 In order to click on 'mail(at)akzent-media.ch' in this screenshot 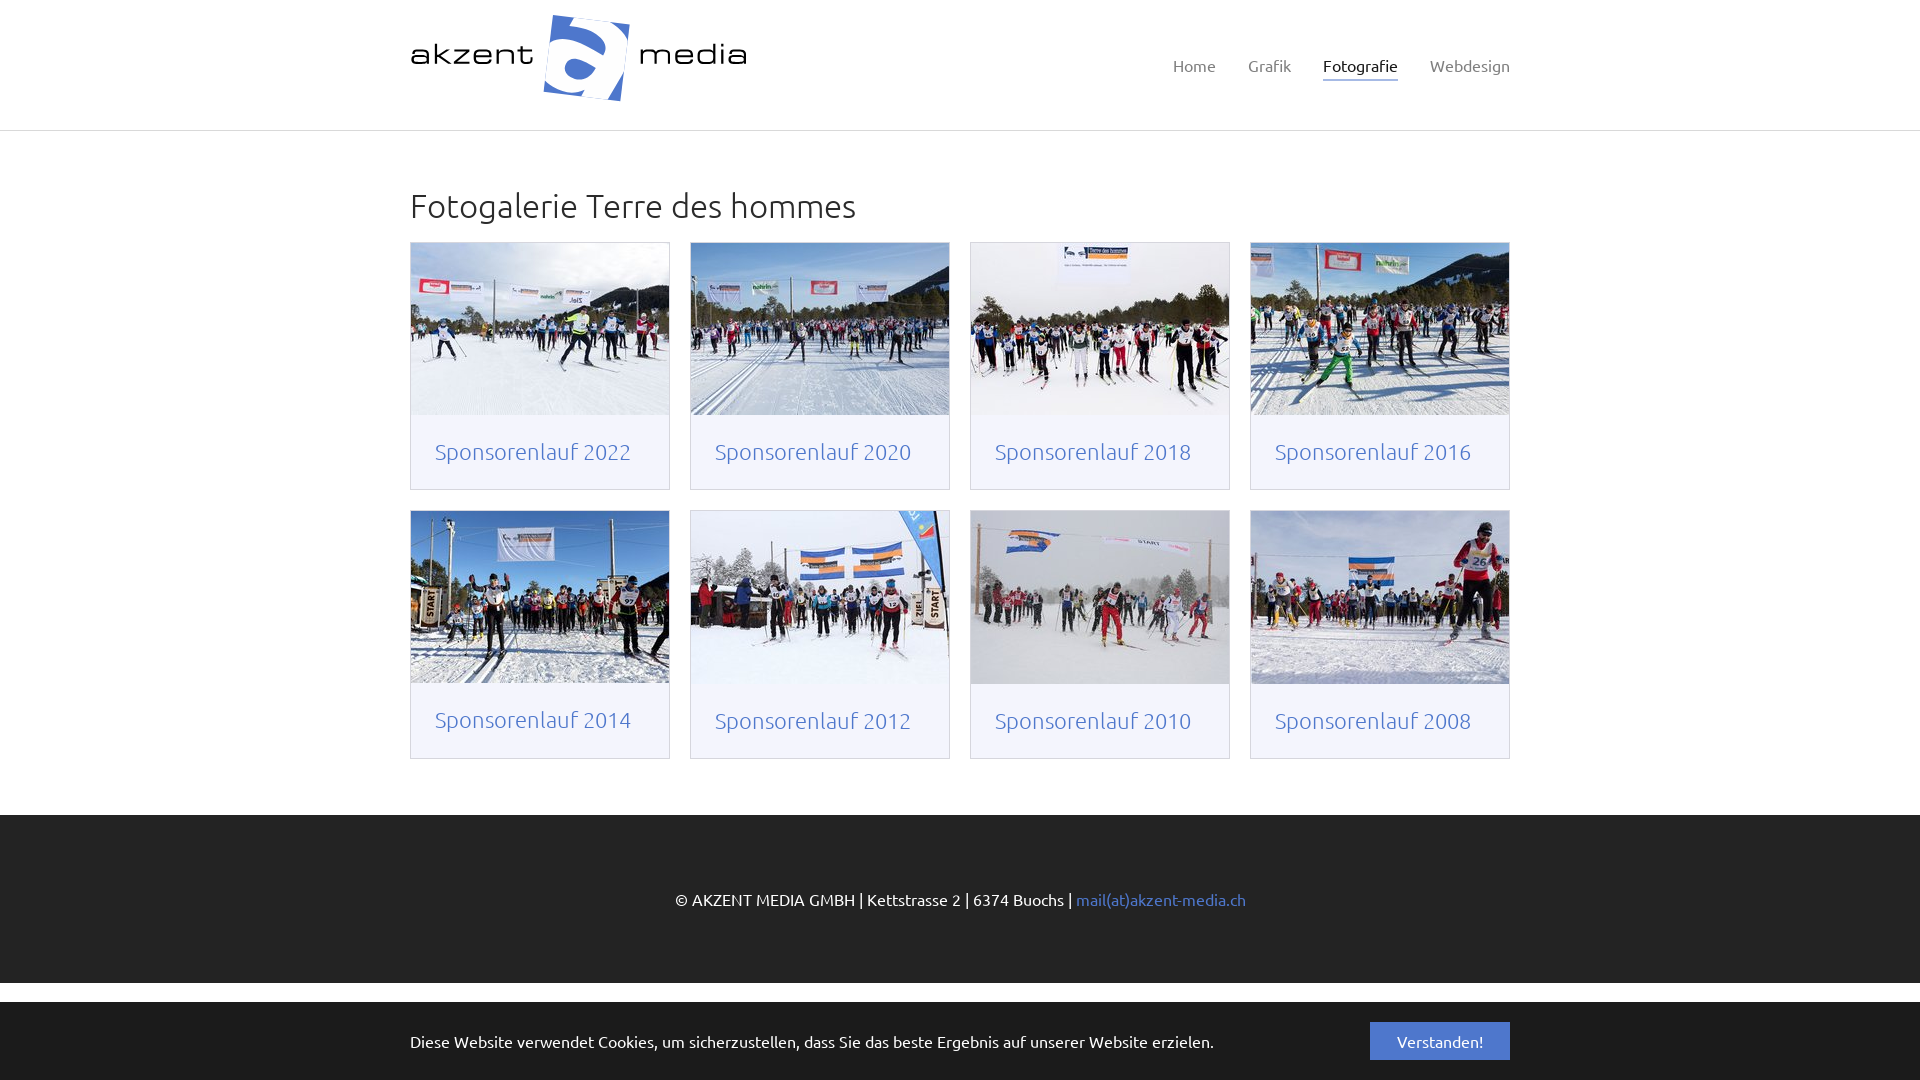, I will do `click(1165, 897)`.